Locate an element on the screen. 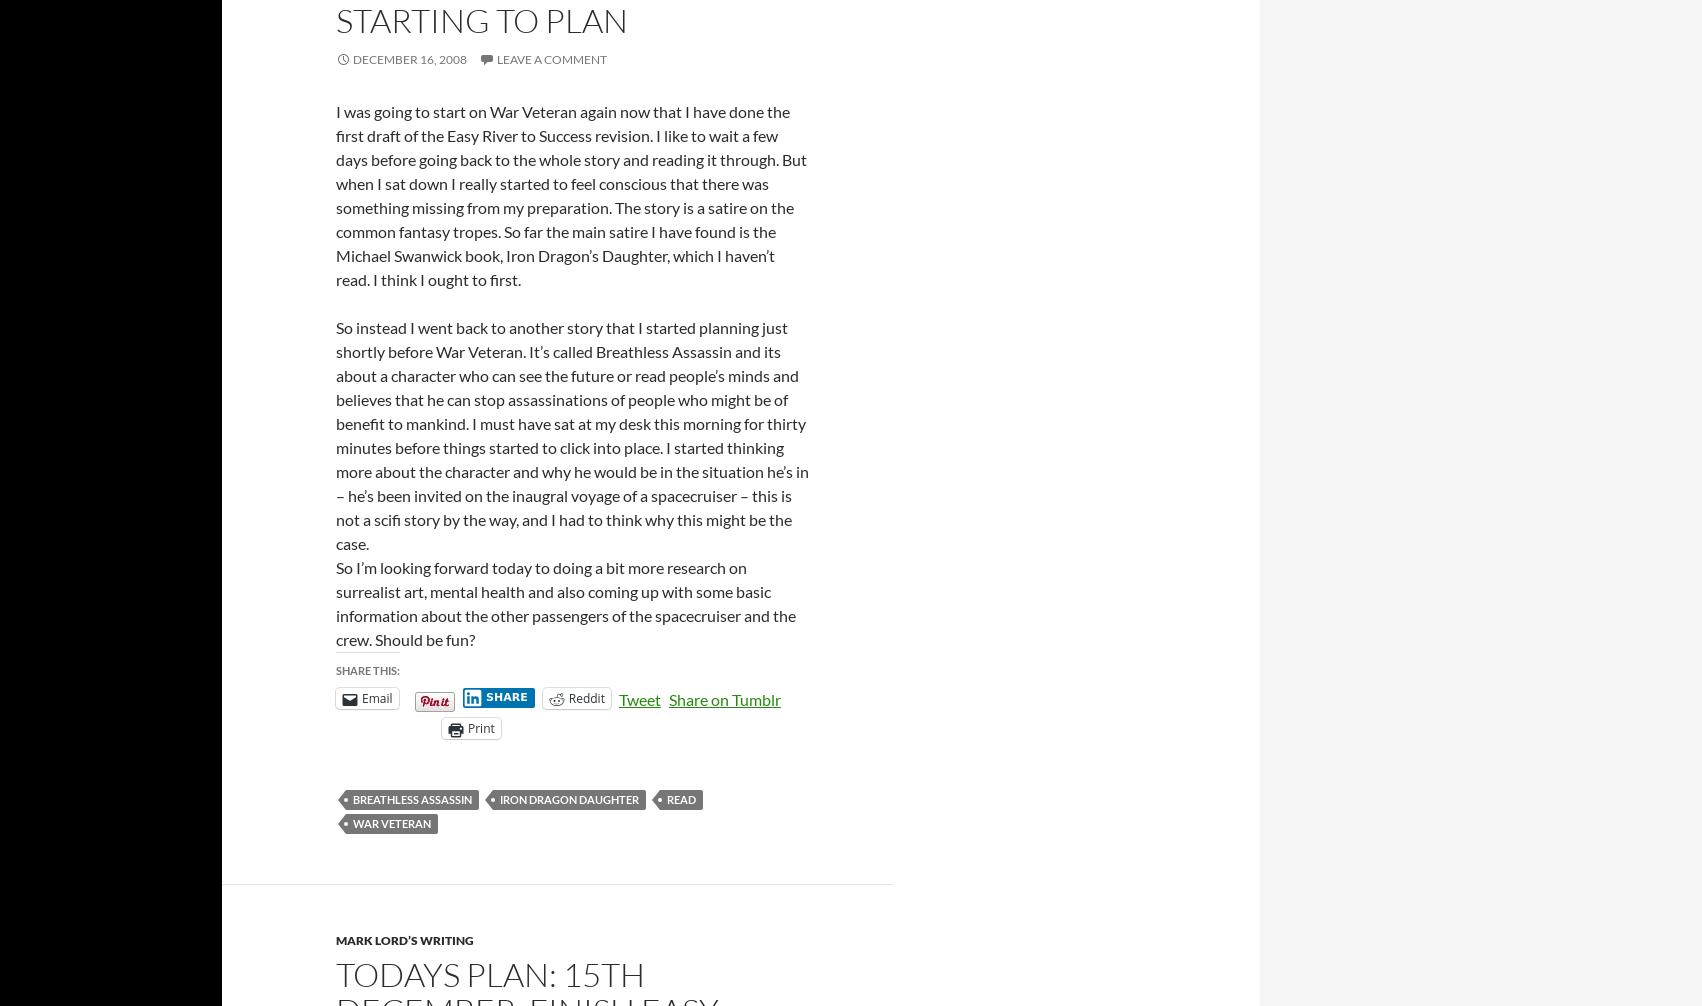  'read' is located at coordinates (681, 798).